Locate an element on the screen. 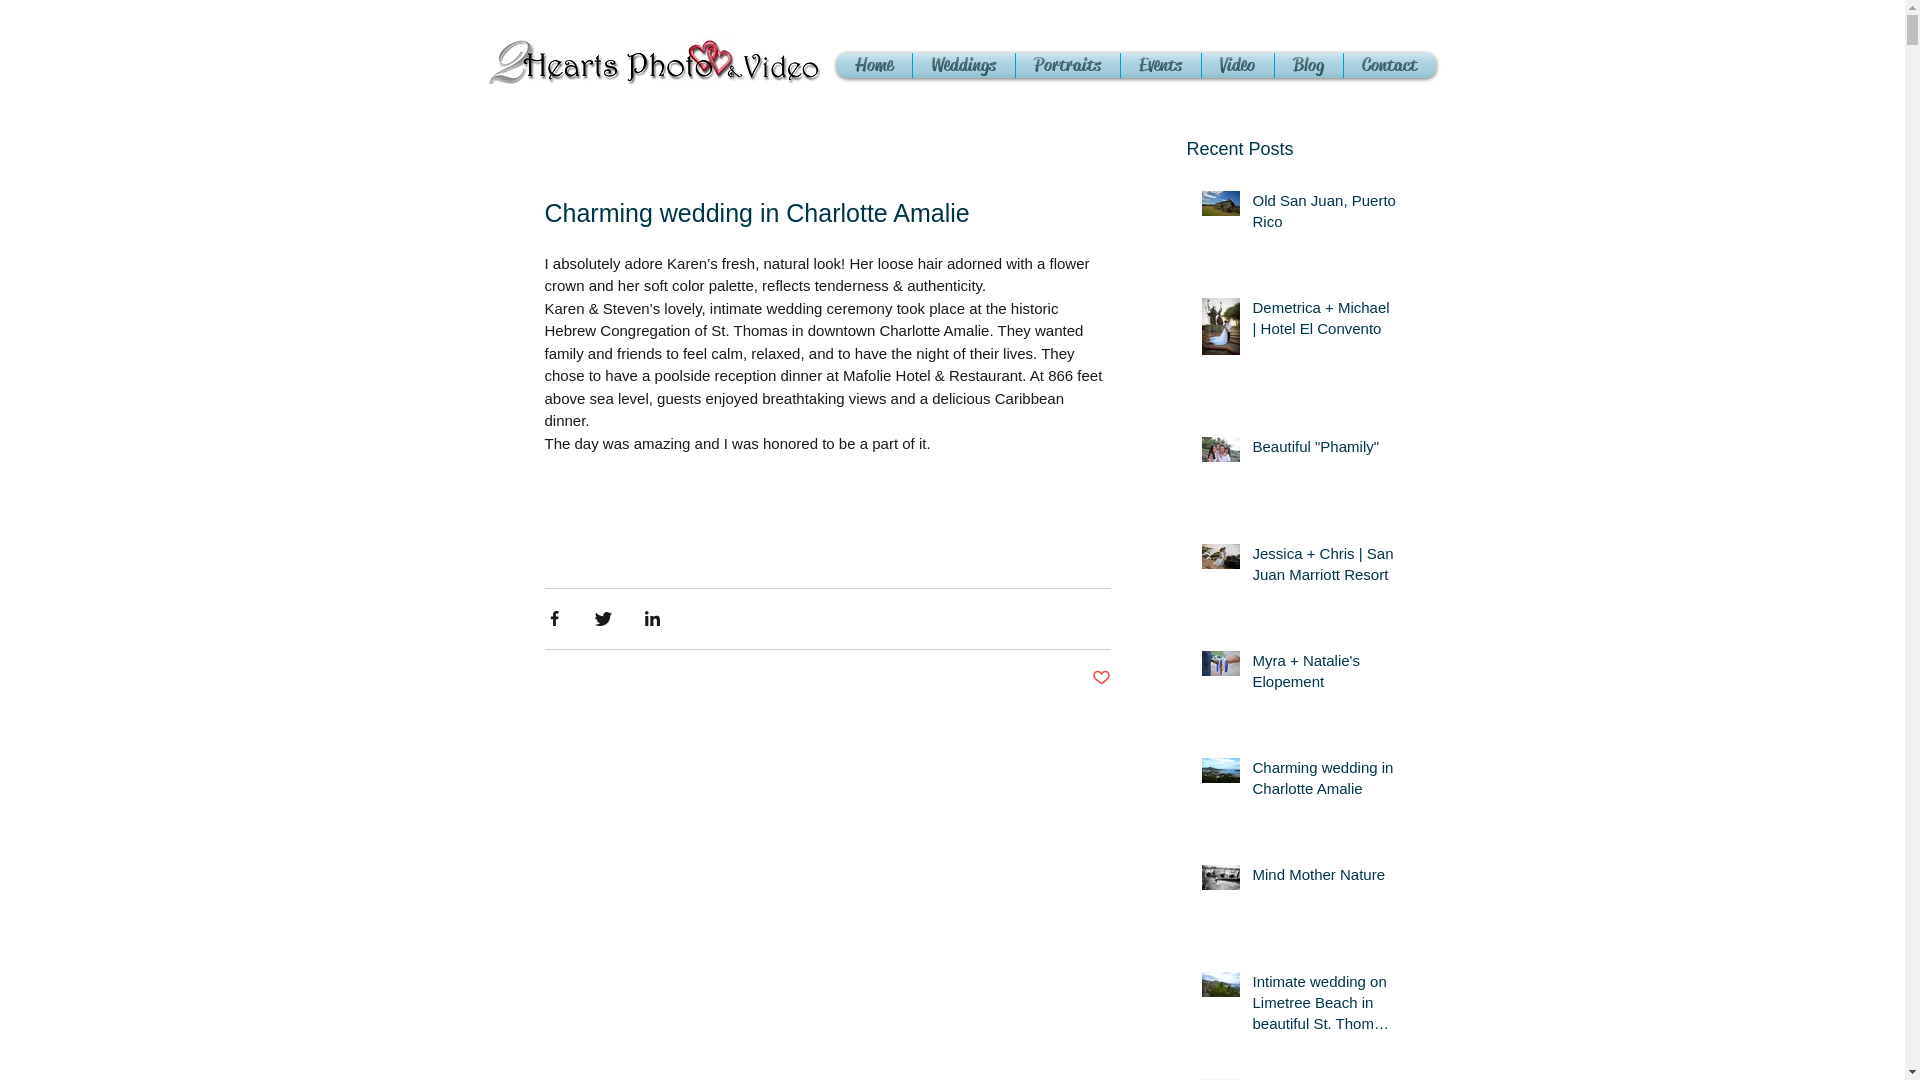  'Home' is located at coordinates (873, 64).